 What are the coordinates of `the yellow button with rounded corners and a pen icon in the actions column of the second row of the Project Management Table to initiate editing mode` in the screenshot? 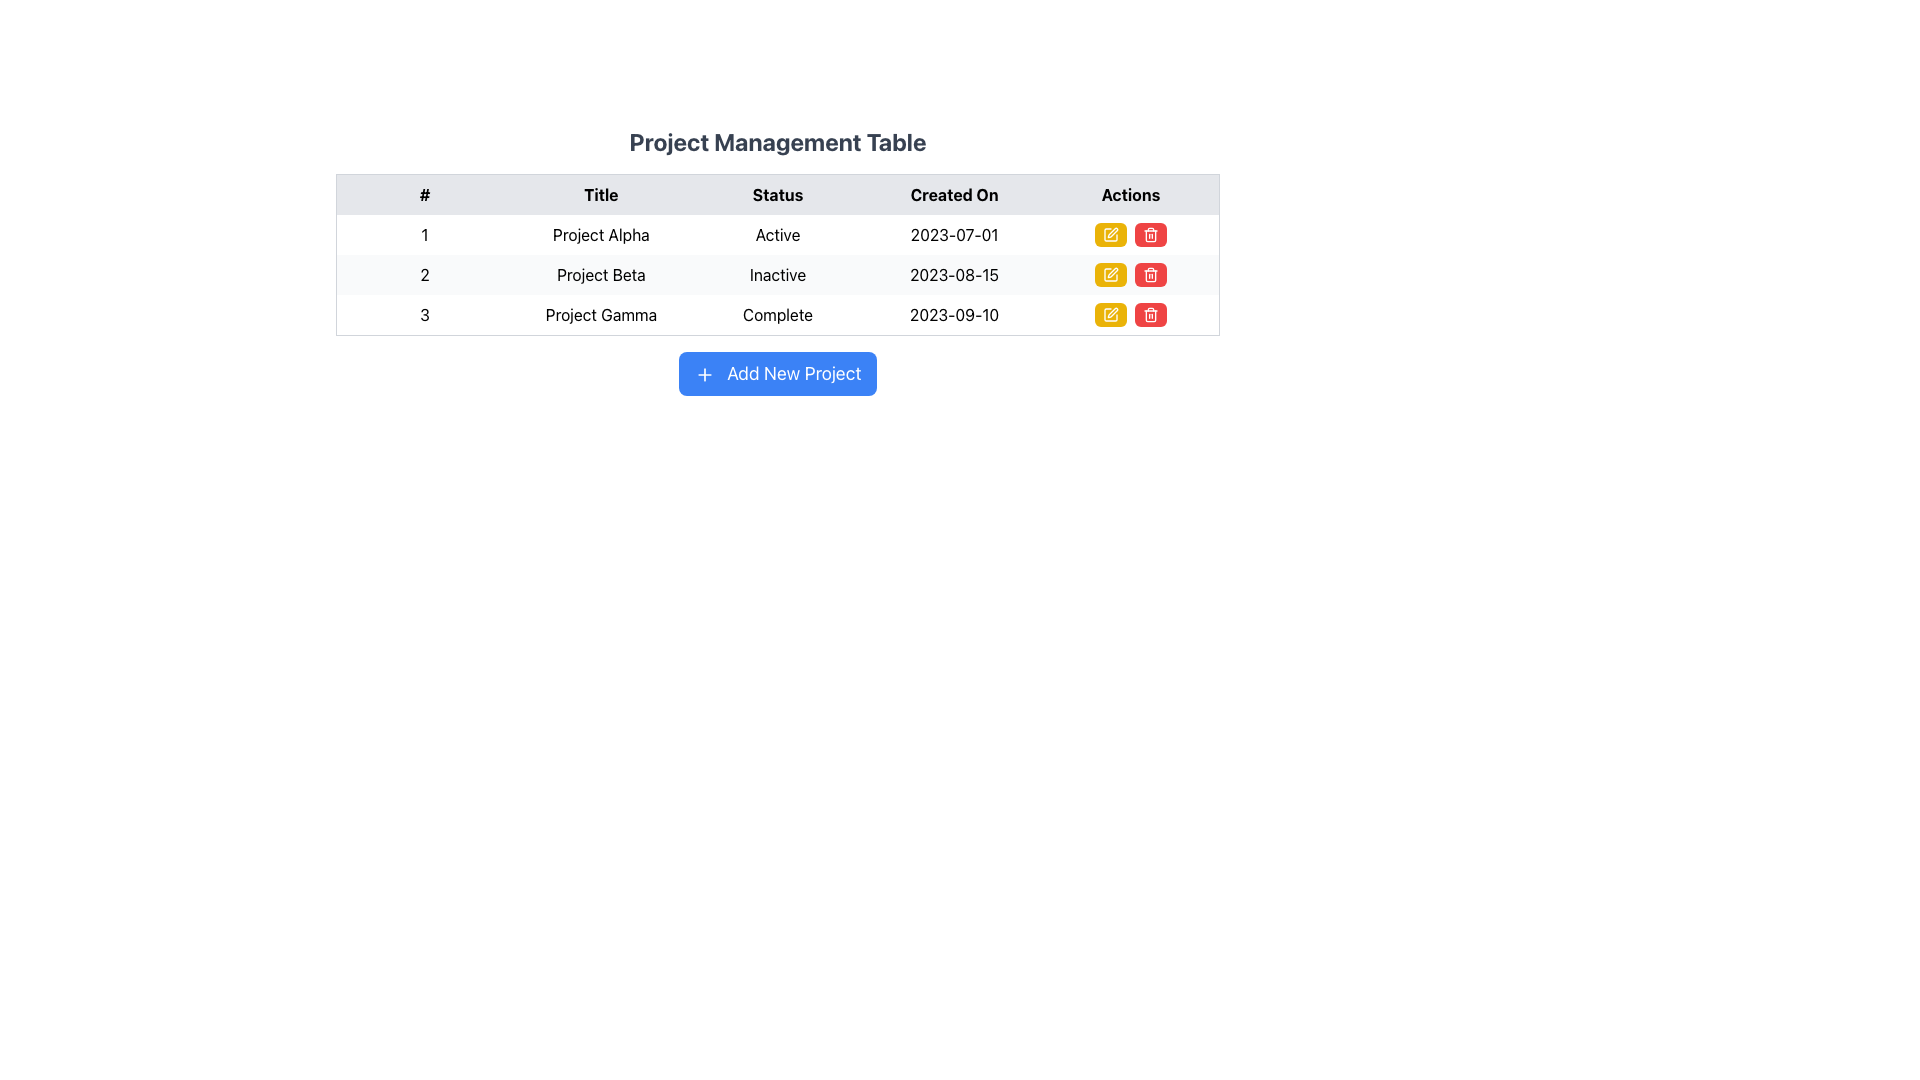 It's located at (1109, 274).